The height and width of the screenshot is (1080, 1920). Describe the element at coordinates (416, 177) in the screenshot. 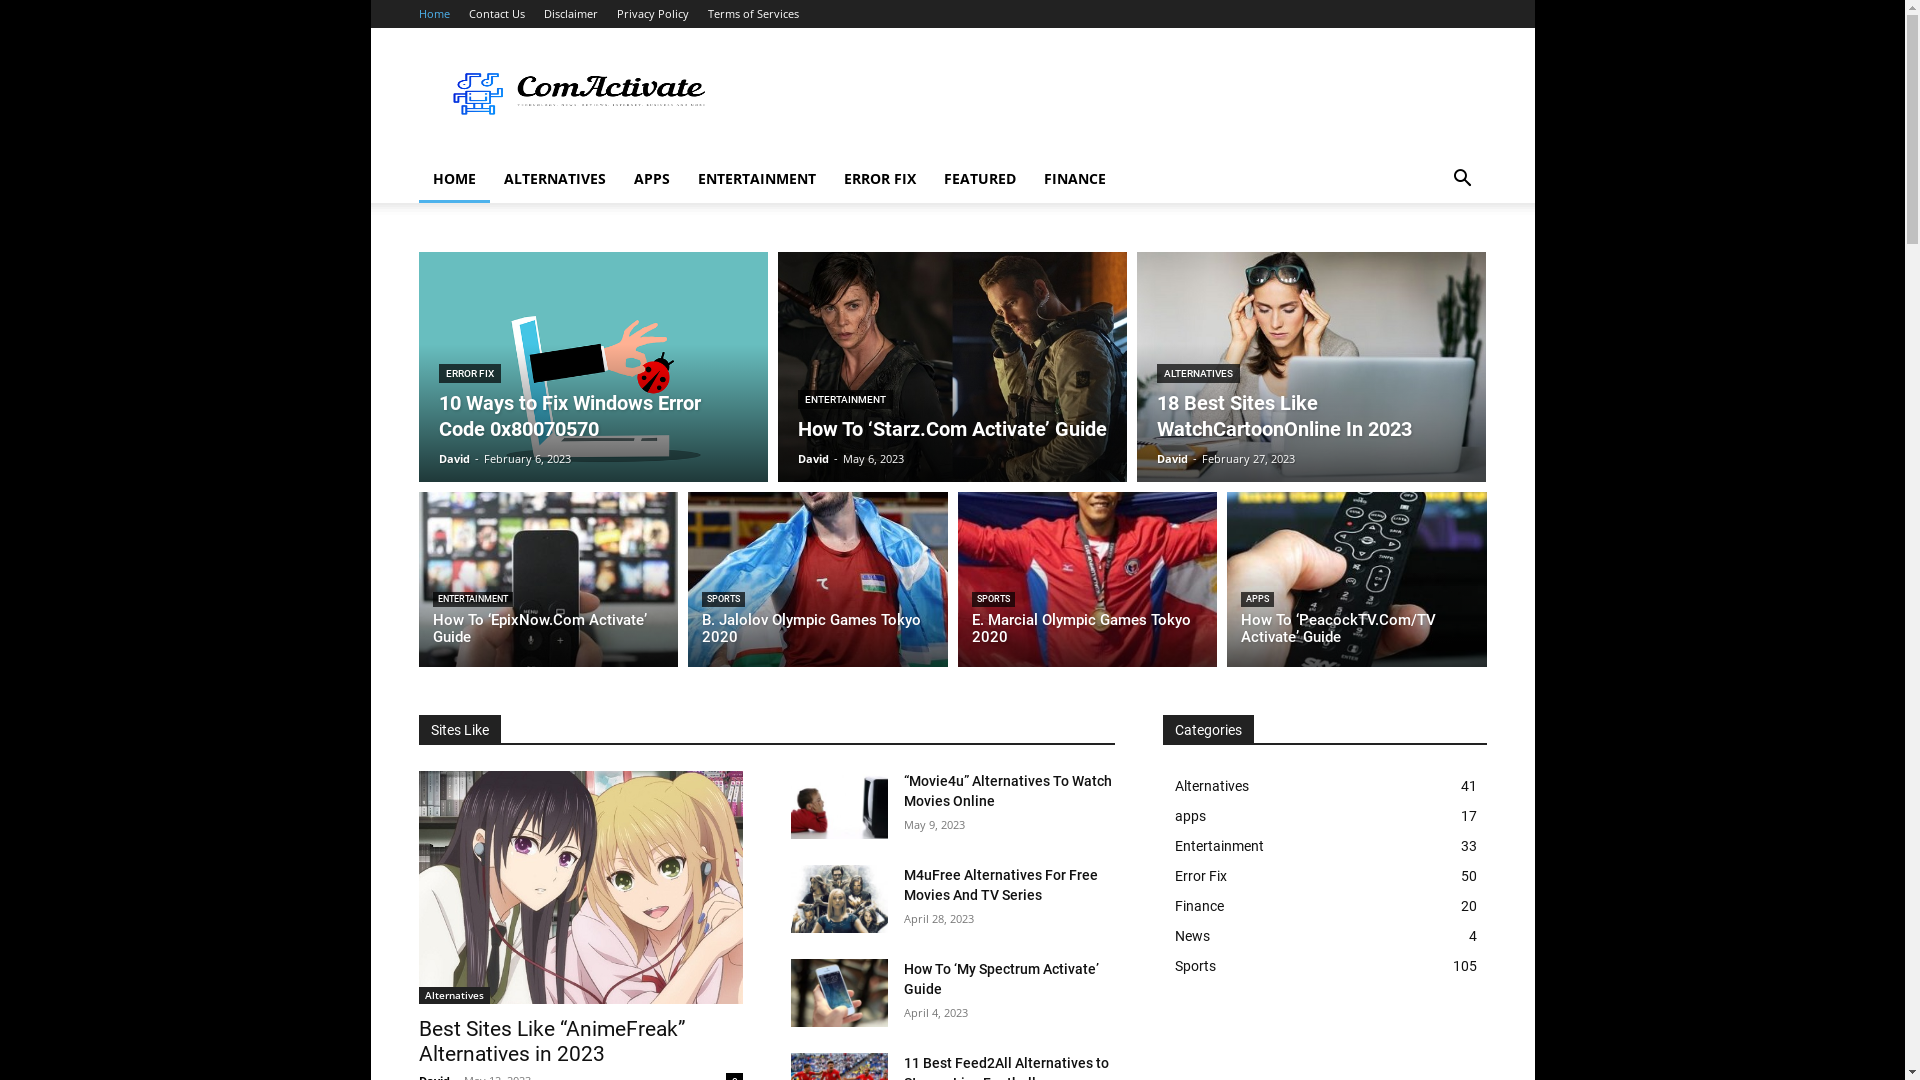

I see `'HOME'` at that location.